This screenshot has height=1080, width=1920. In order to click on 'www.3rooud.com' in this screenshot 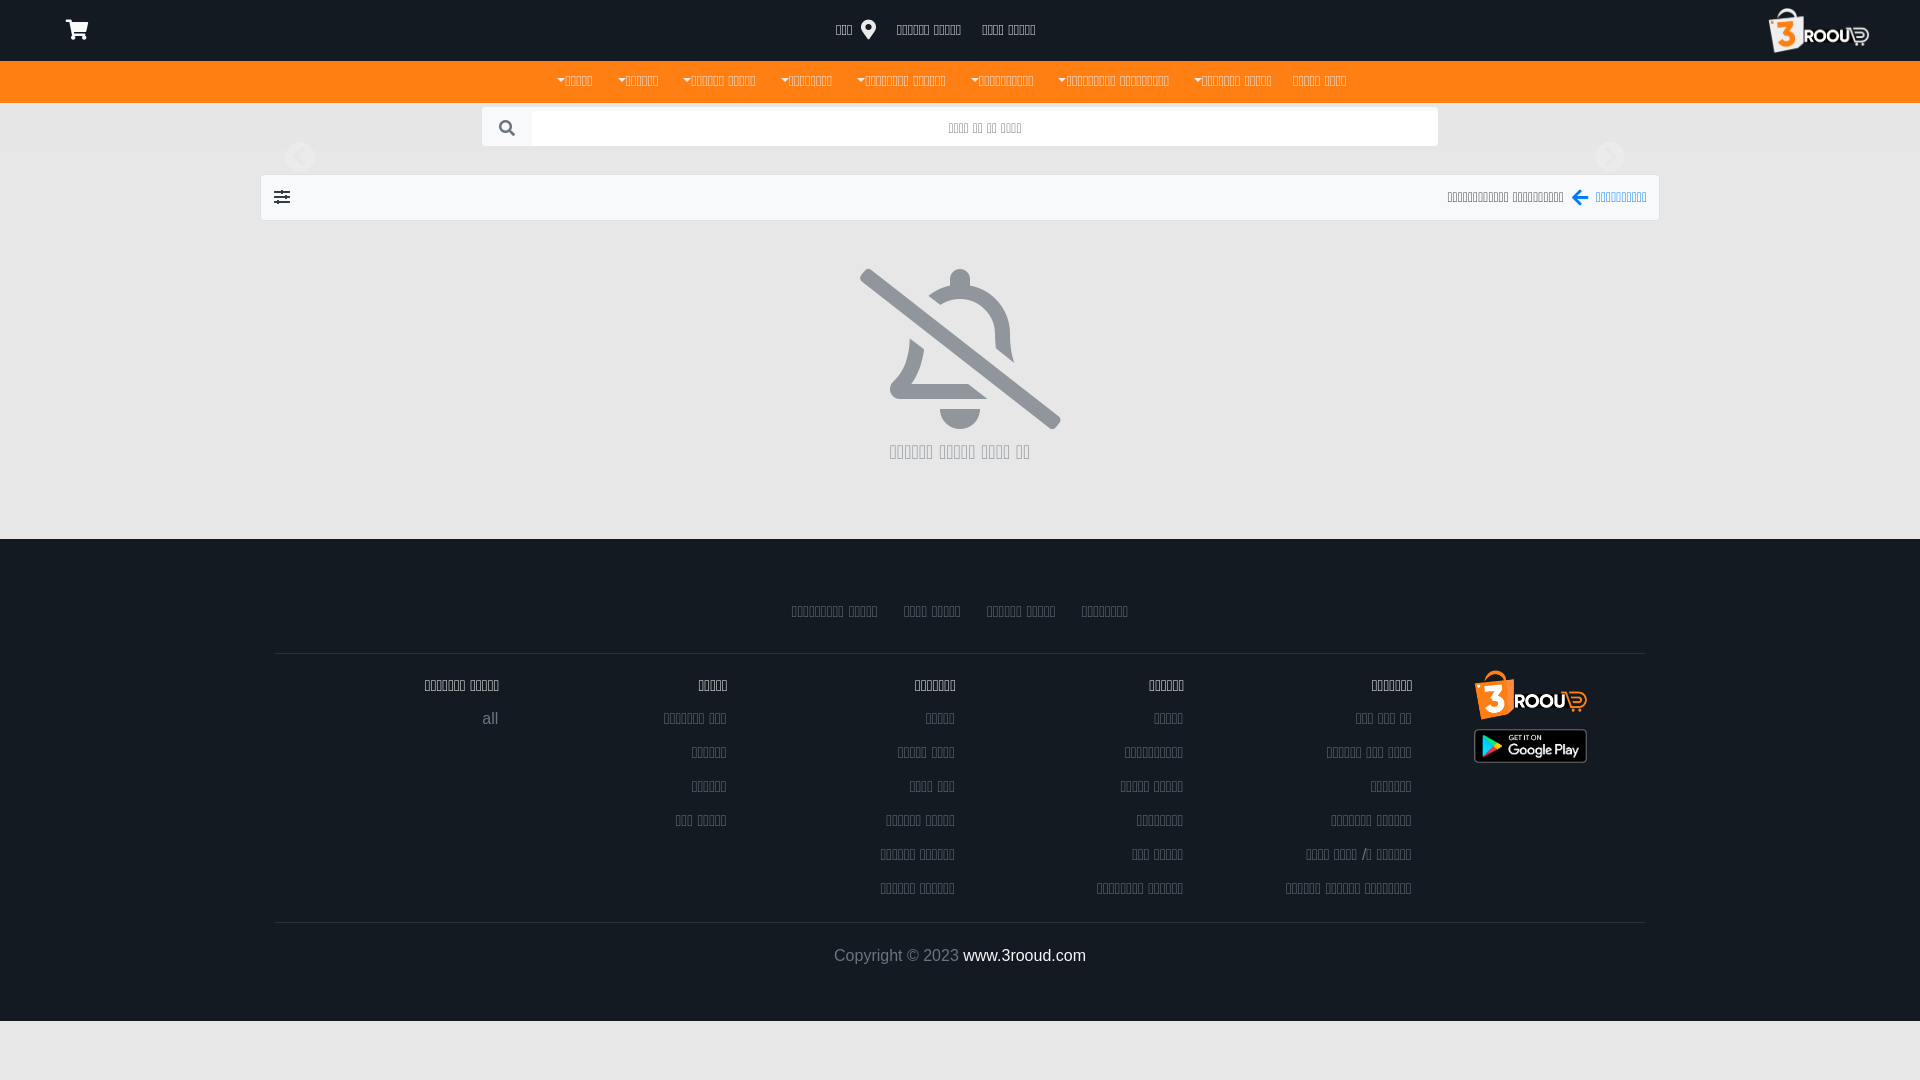, I will do `click(1024, 953)`.